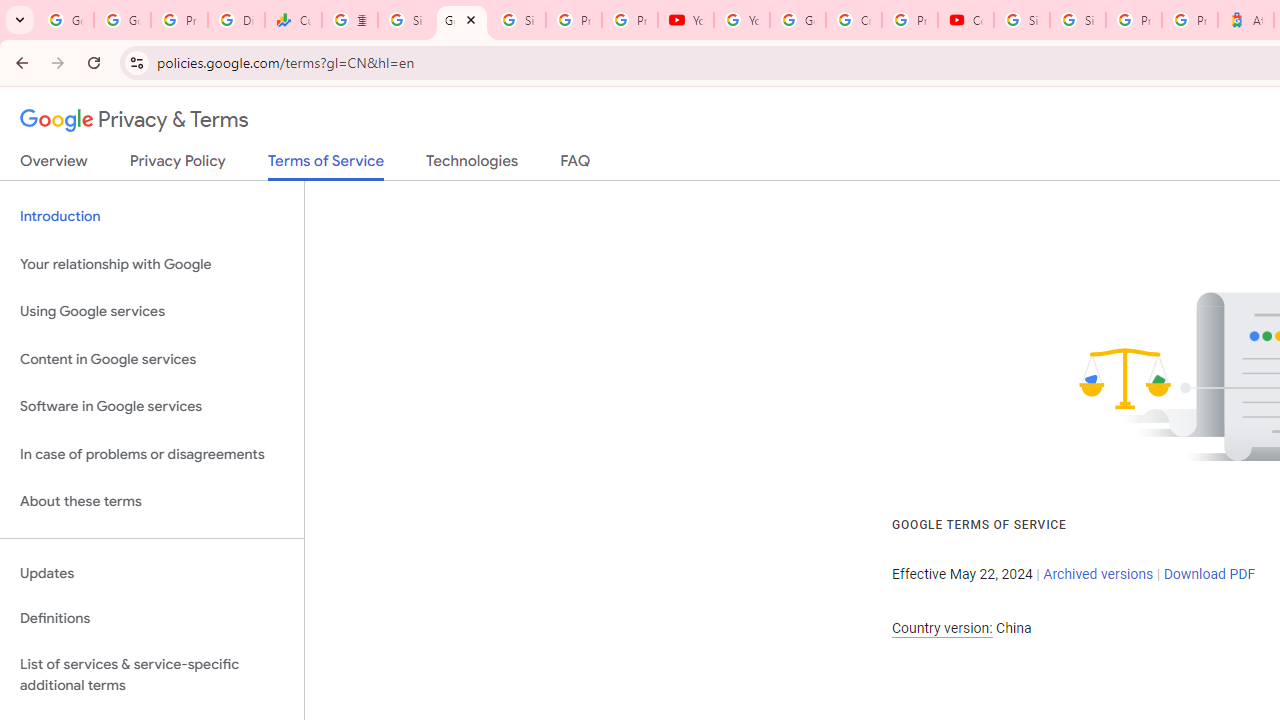  What do you see at coordinates (151, 217) in the screenshot?
I see `'Introduction'` at bounding box center [151, 217].